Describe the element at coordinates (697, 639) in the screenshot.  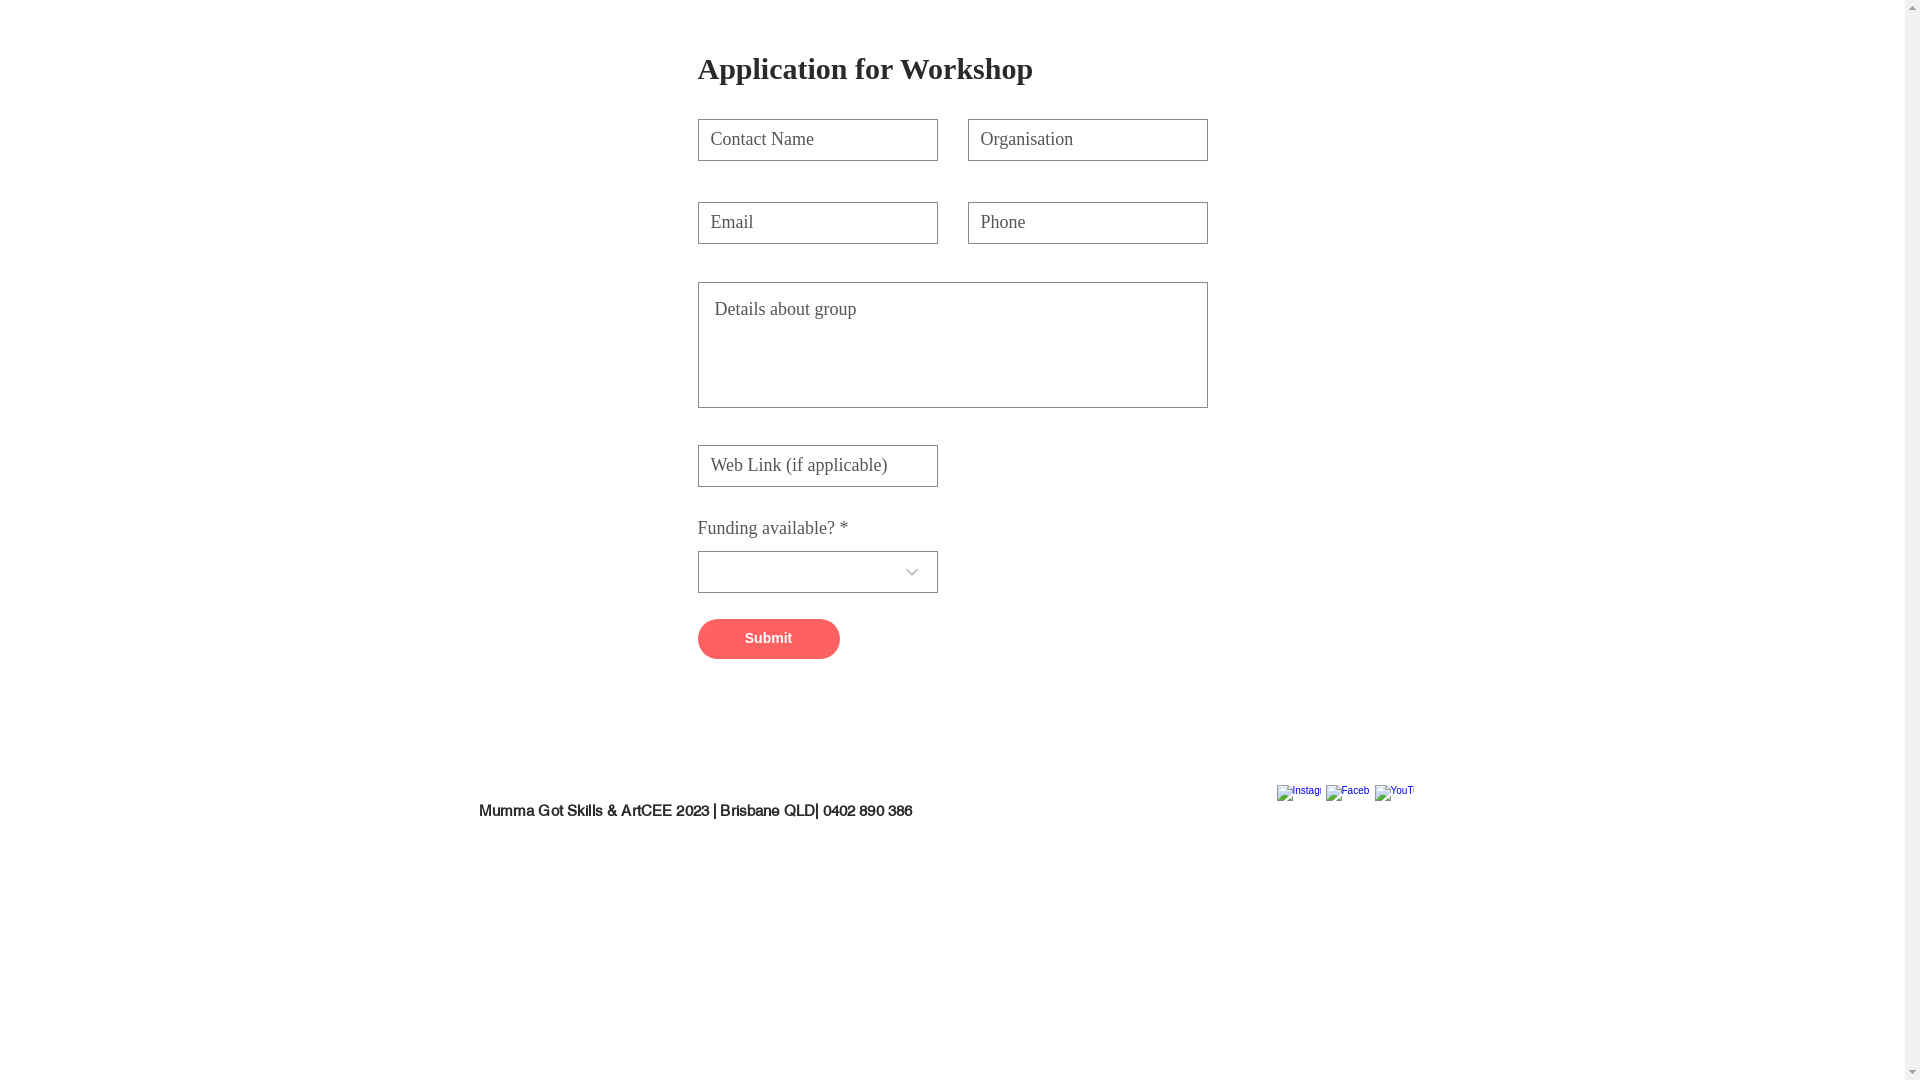
I see `'Submit'` at that location.